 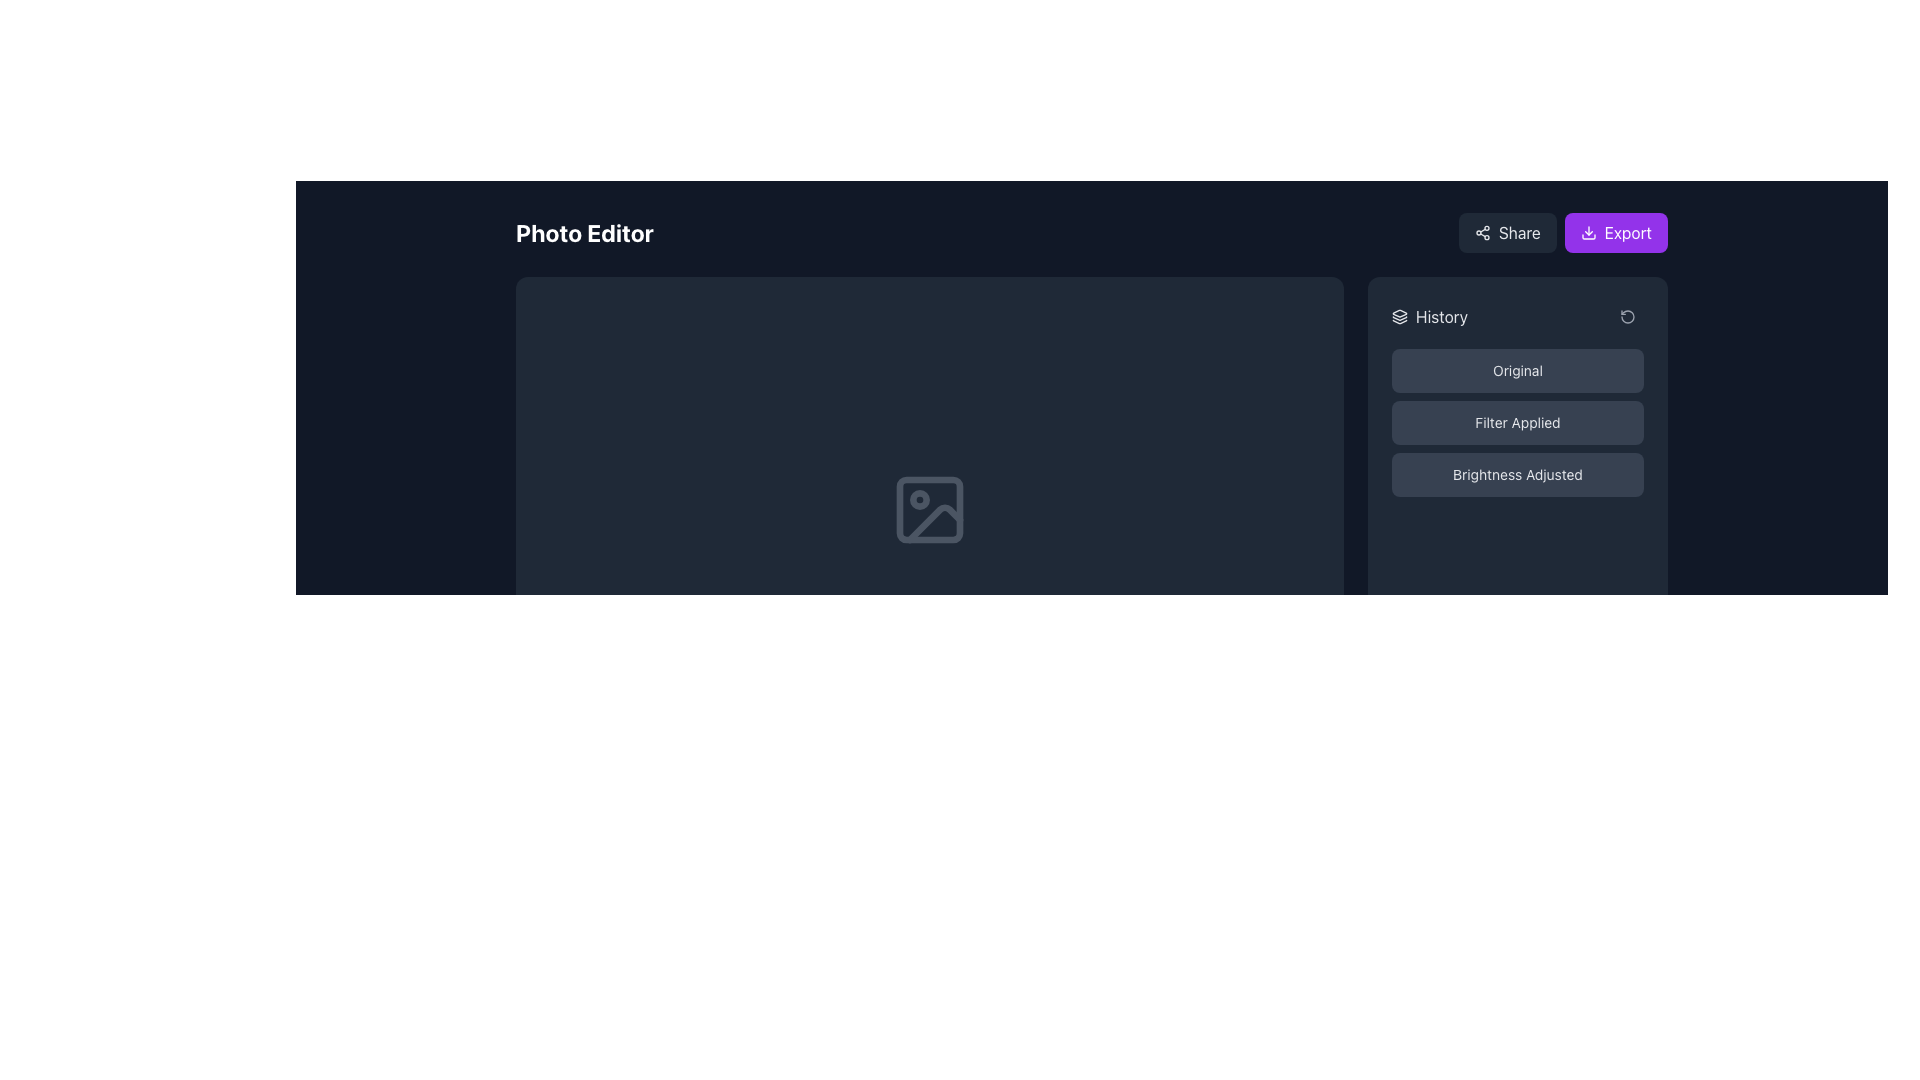 What do you see at coordinates (1507, 231) in the screenshot?
I see `the 'Share' button with a dark gray background and rounded corners located at the top-right corner of the interface to initiate the sharing action` at bounding box center [1507, 231].